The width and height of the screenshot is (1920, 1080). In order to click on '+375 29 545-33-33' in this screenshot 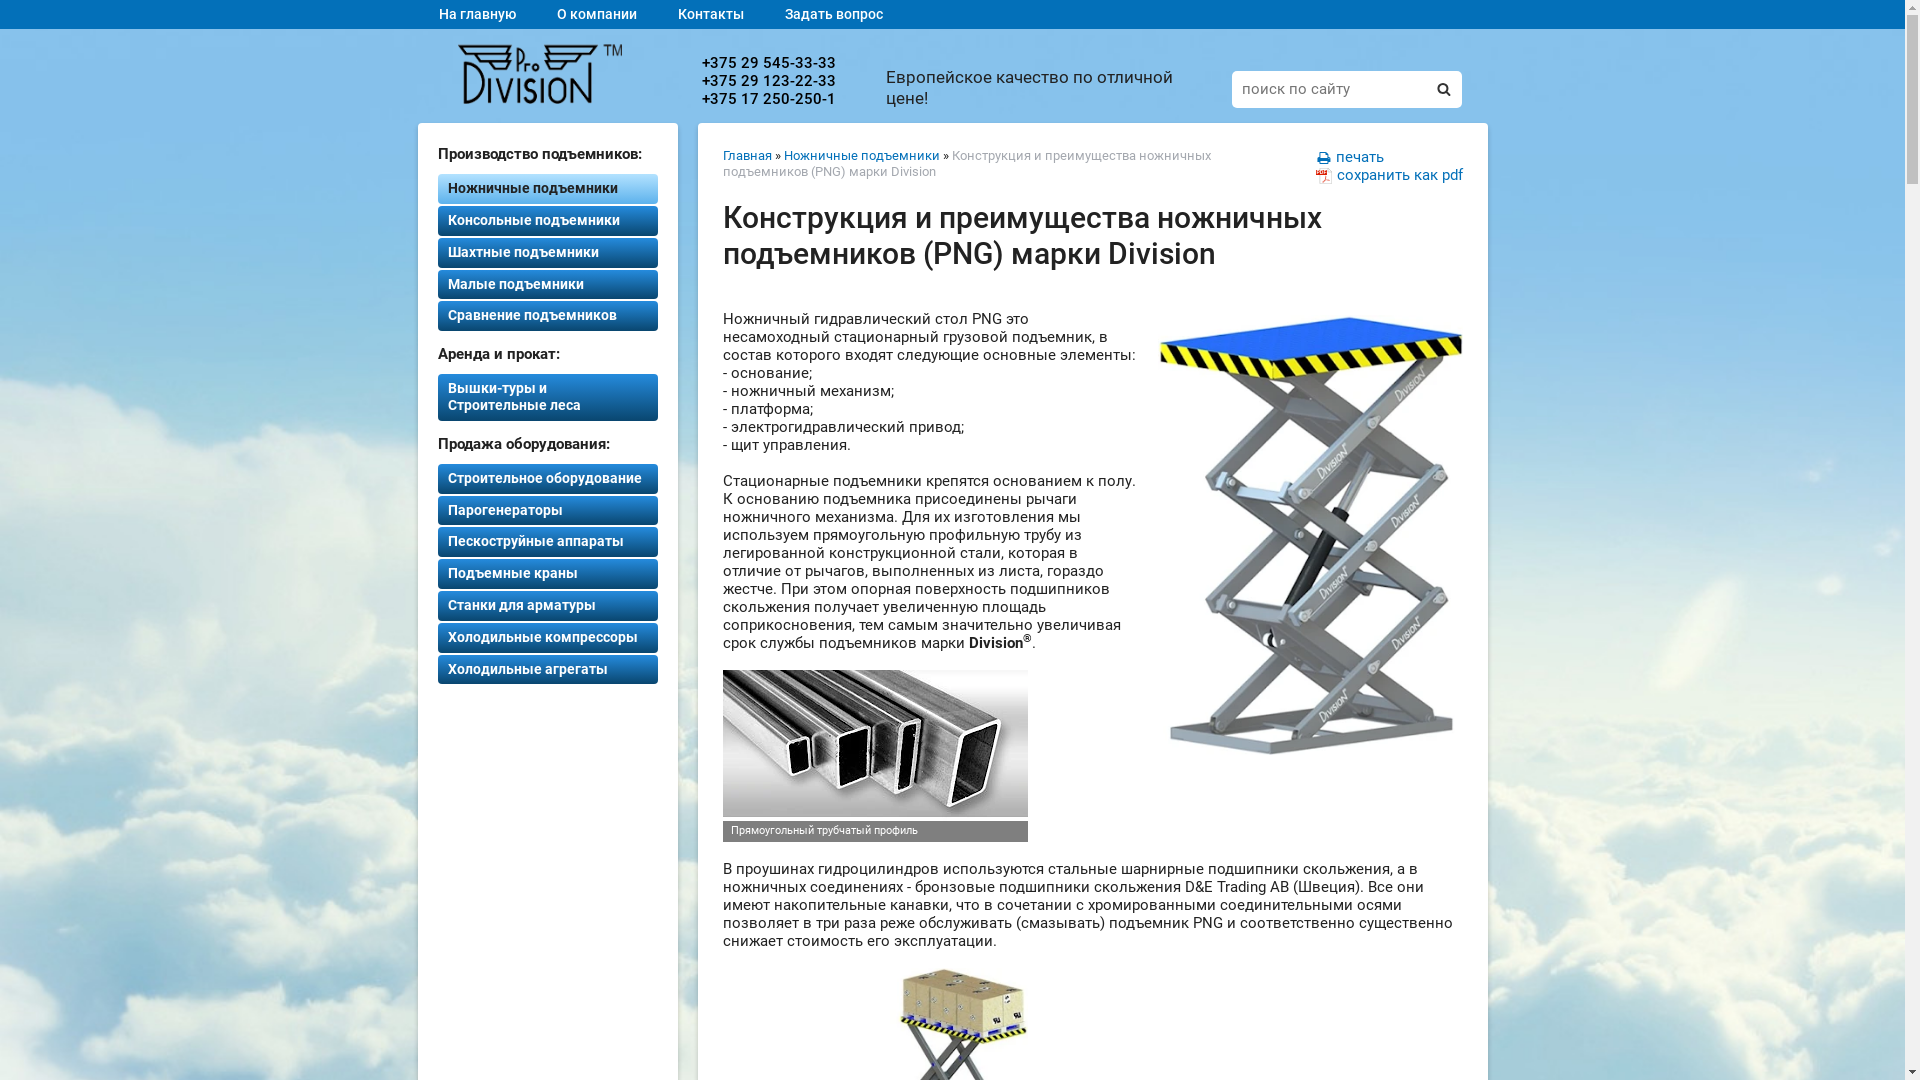, I will do `click(767, 61)`.